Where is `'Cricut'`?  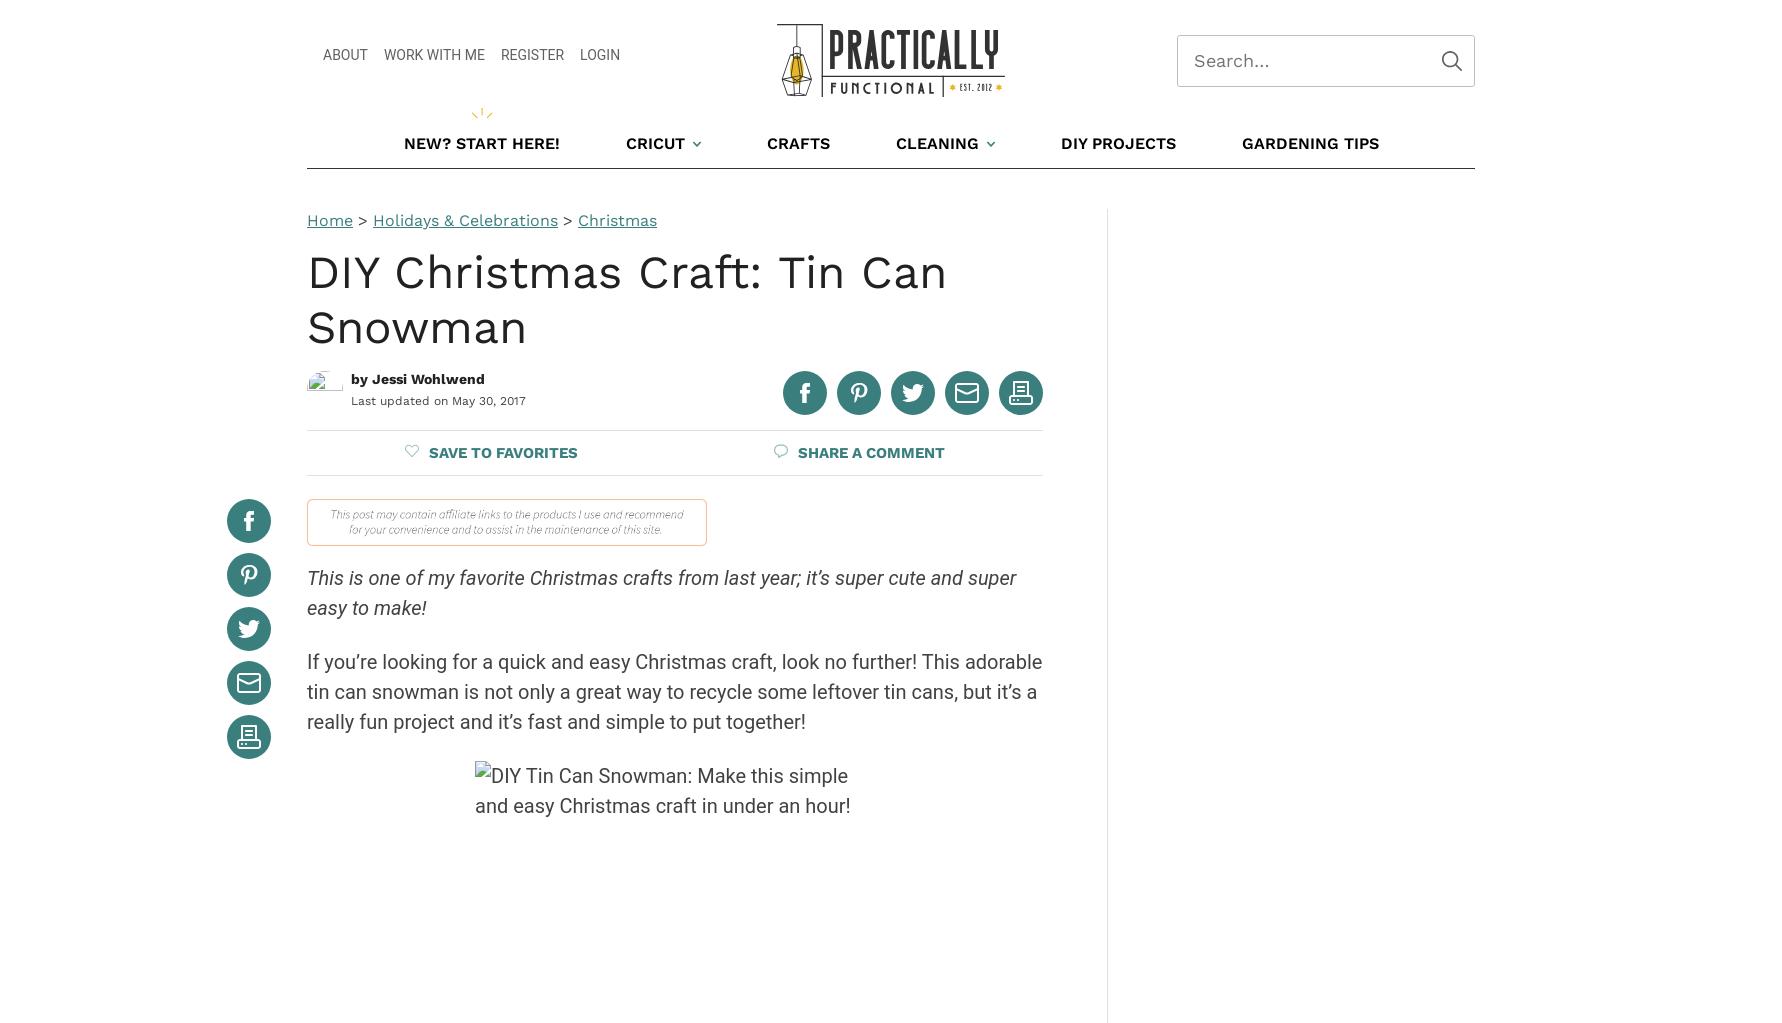
'Cricut' is located at coordinates (653, 142).